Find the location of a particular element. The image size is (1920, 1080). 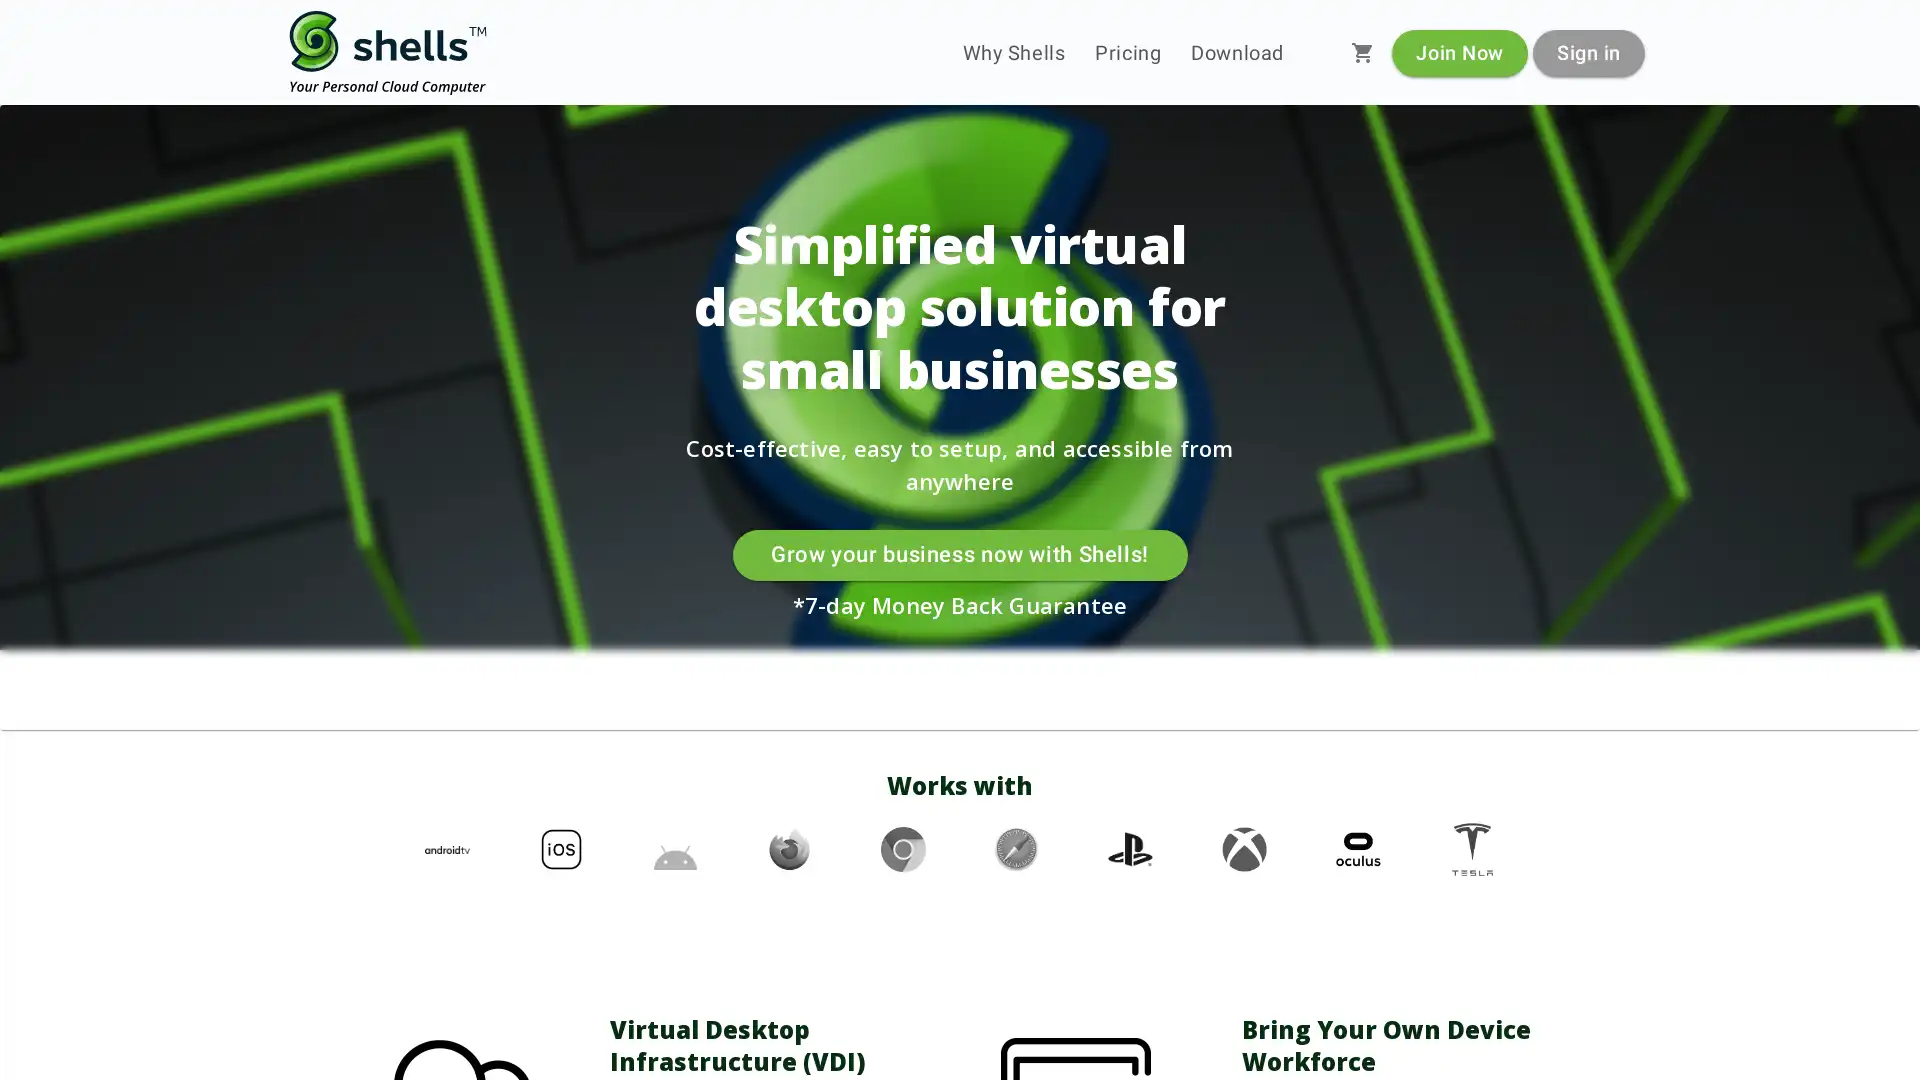

Grow your business now with Shells! is located at coordinates (958, 555).